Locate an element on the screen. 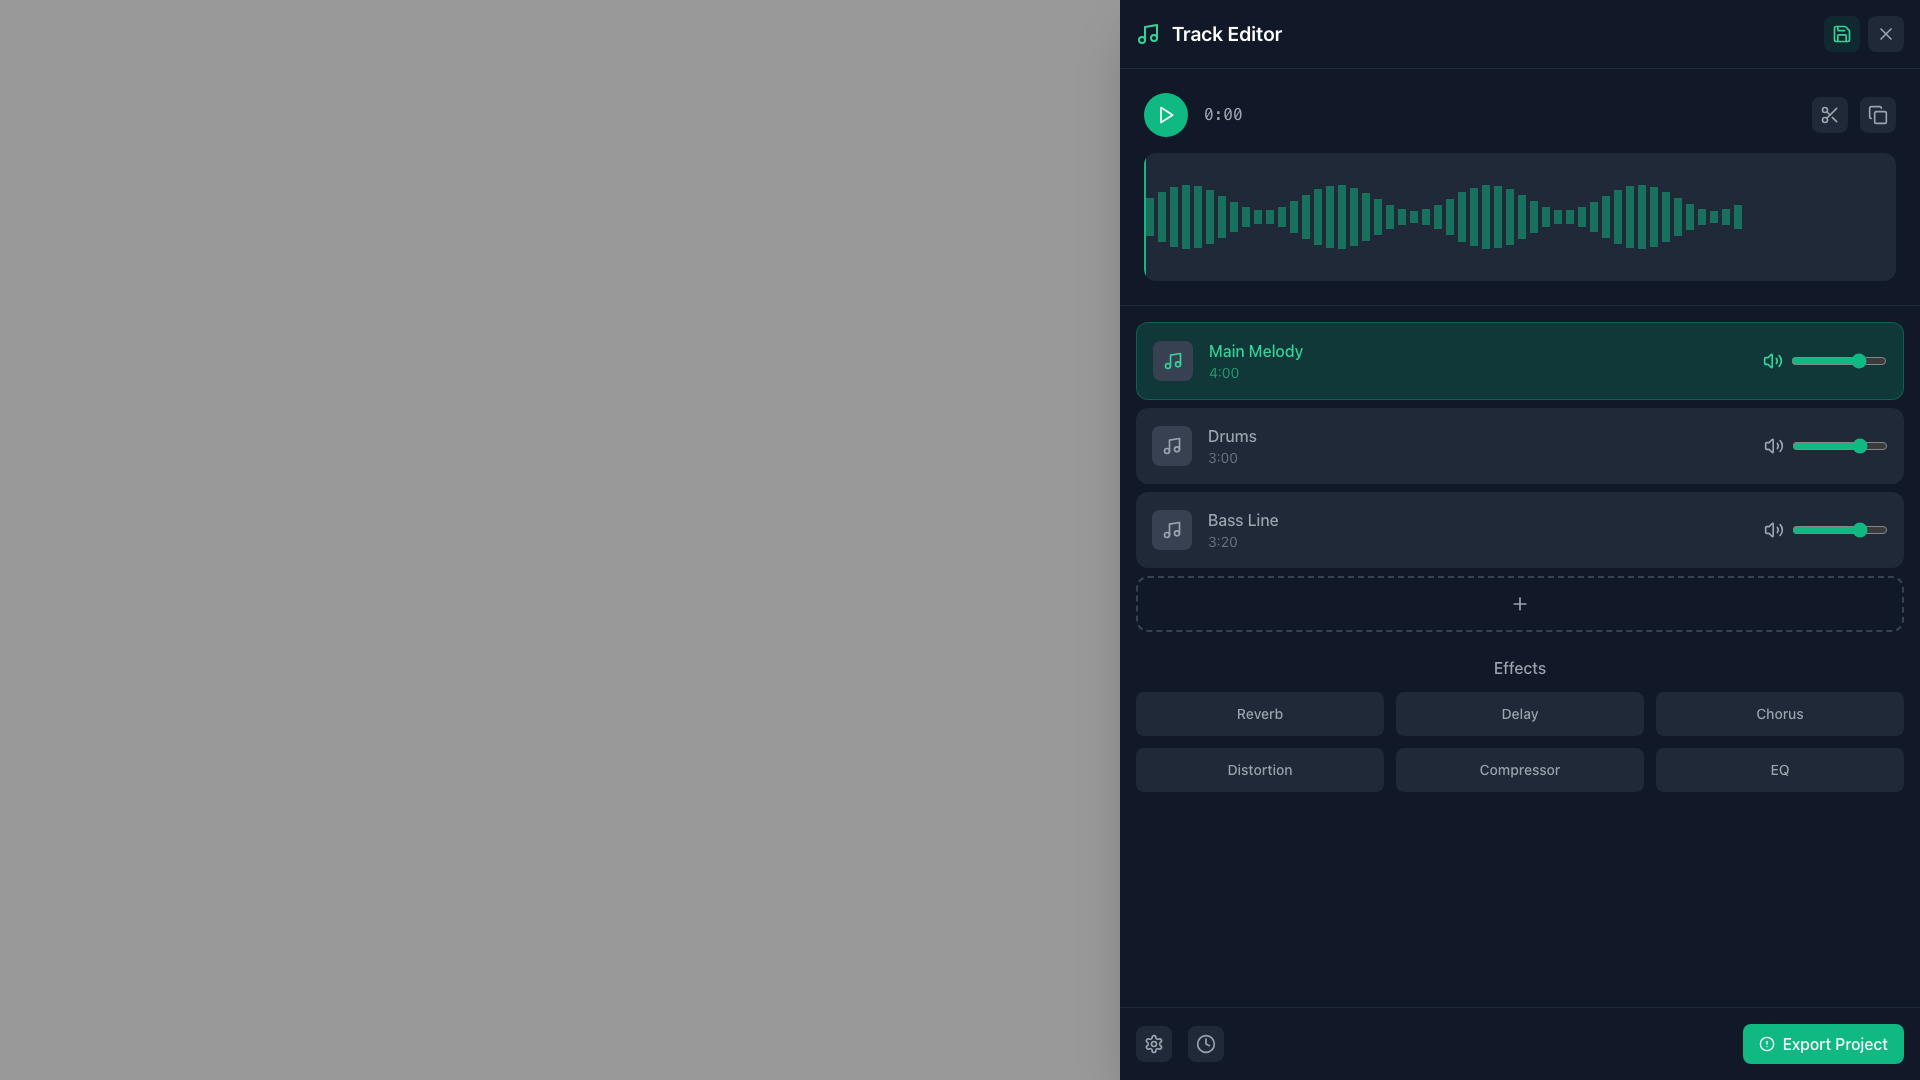  the volume or sound toggling icon in the Main Melody row is located at coordinates (1772, 361).